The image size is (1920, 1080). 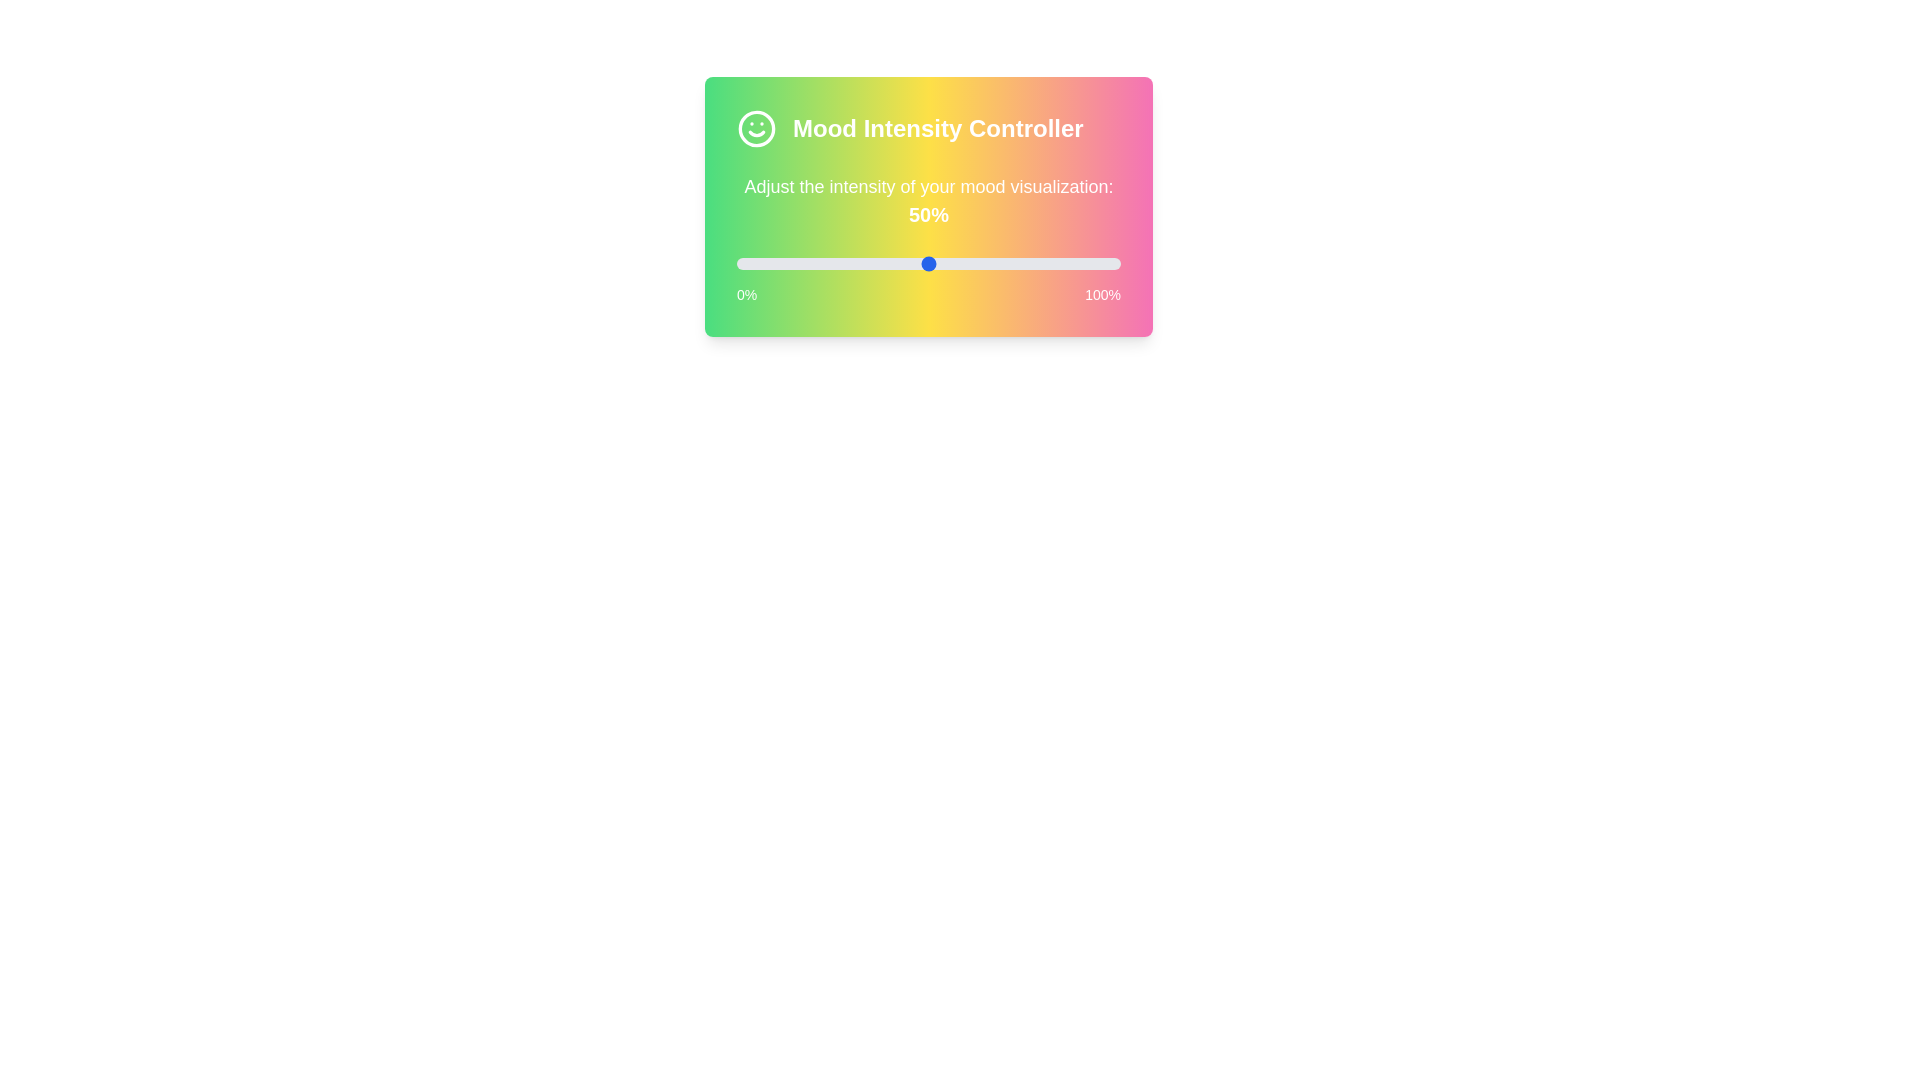 What do you see at coordinates (1025, 262) in the screenshot?
I see `the slider to set mood intensity to 75%` at bounding box center [1025, 262].